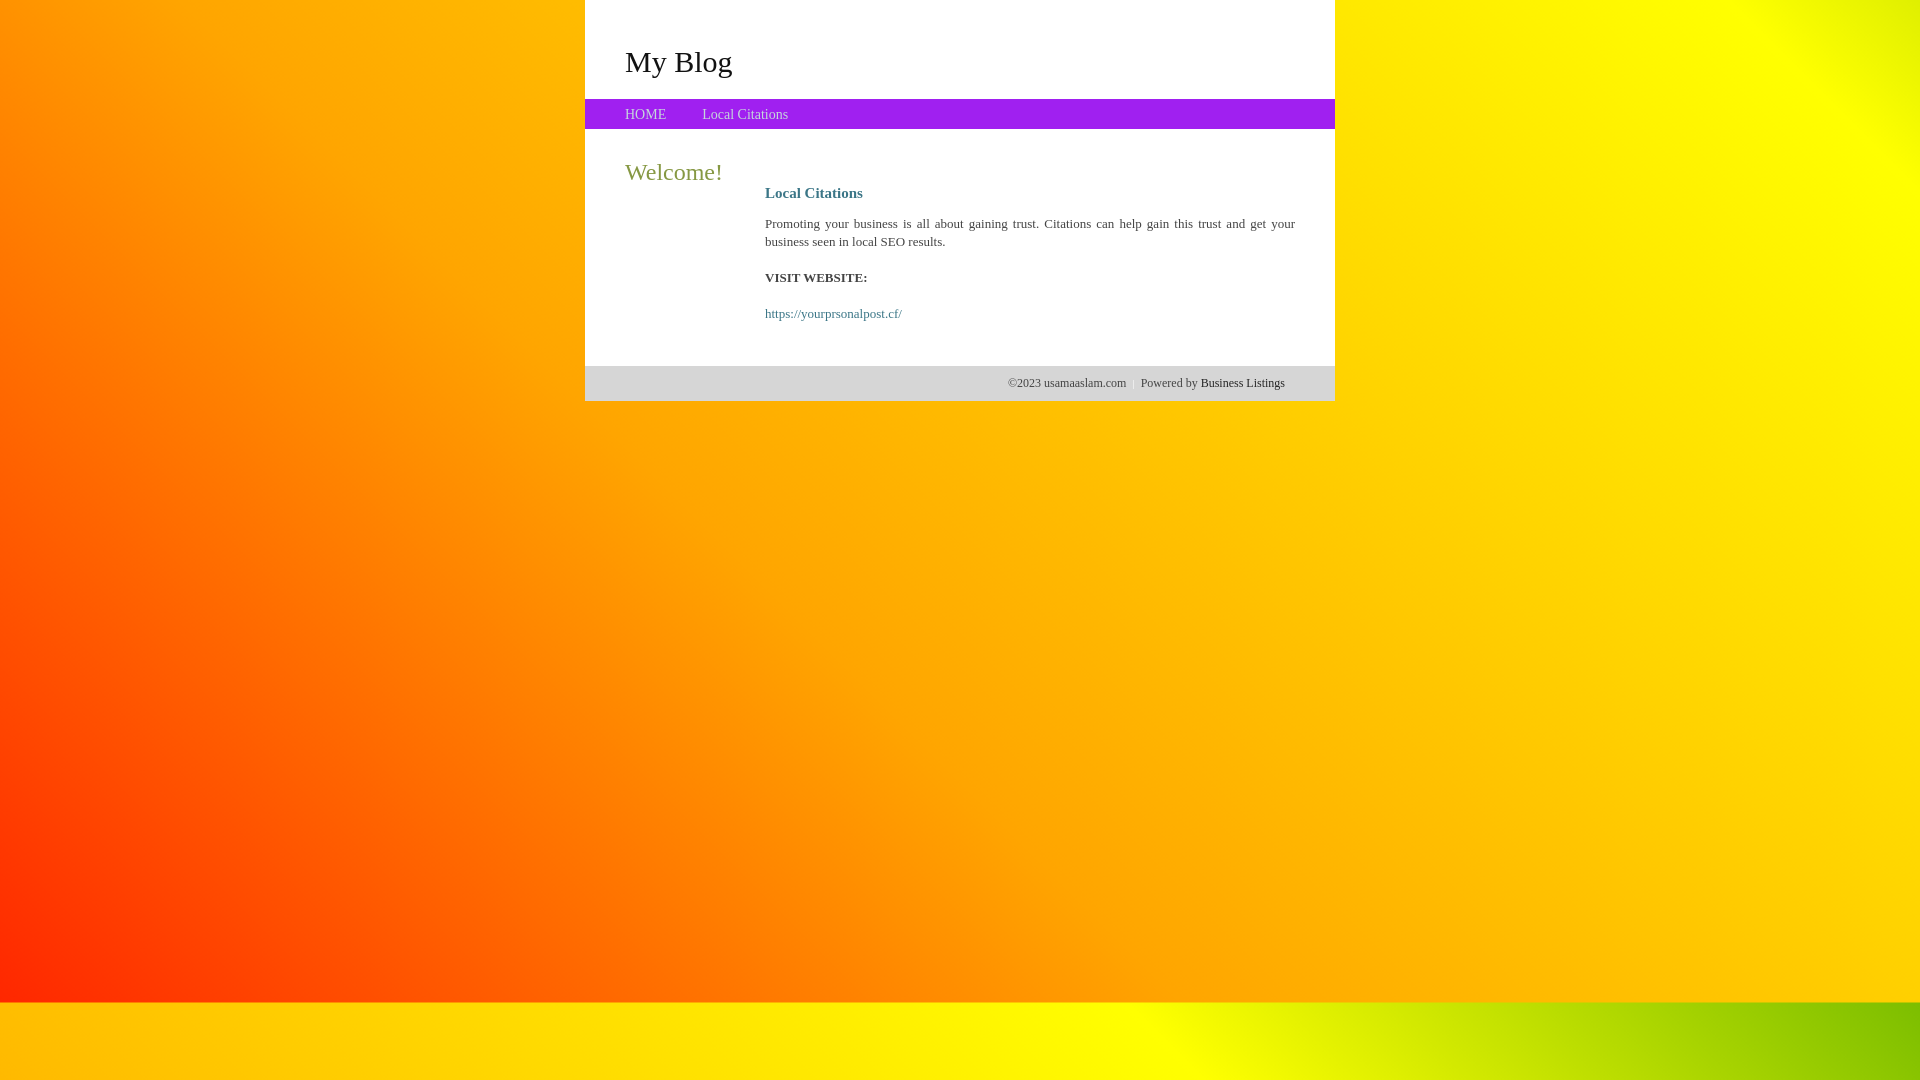 Image resolution: width=1920 pixels, height=1080 pixels. I want to click on 'Local Citations', so click(701, 114).